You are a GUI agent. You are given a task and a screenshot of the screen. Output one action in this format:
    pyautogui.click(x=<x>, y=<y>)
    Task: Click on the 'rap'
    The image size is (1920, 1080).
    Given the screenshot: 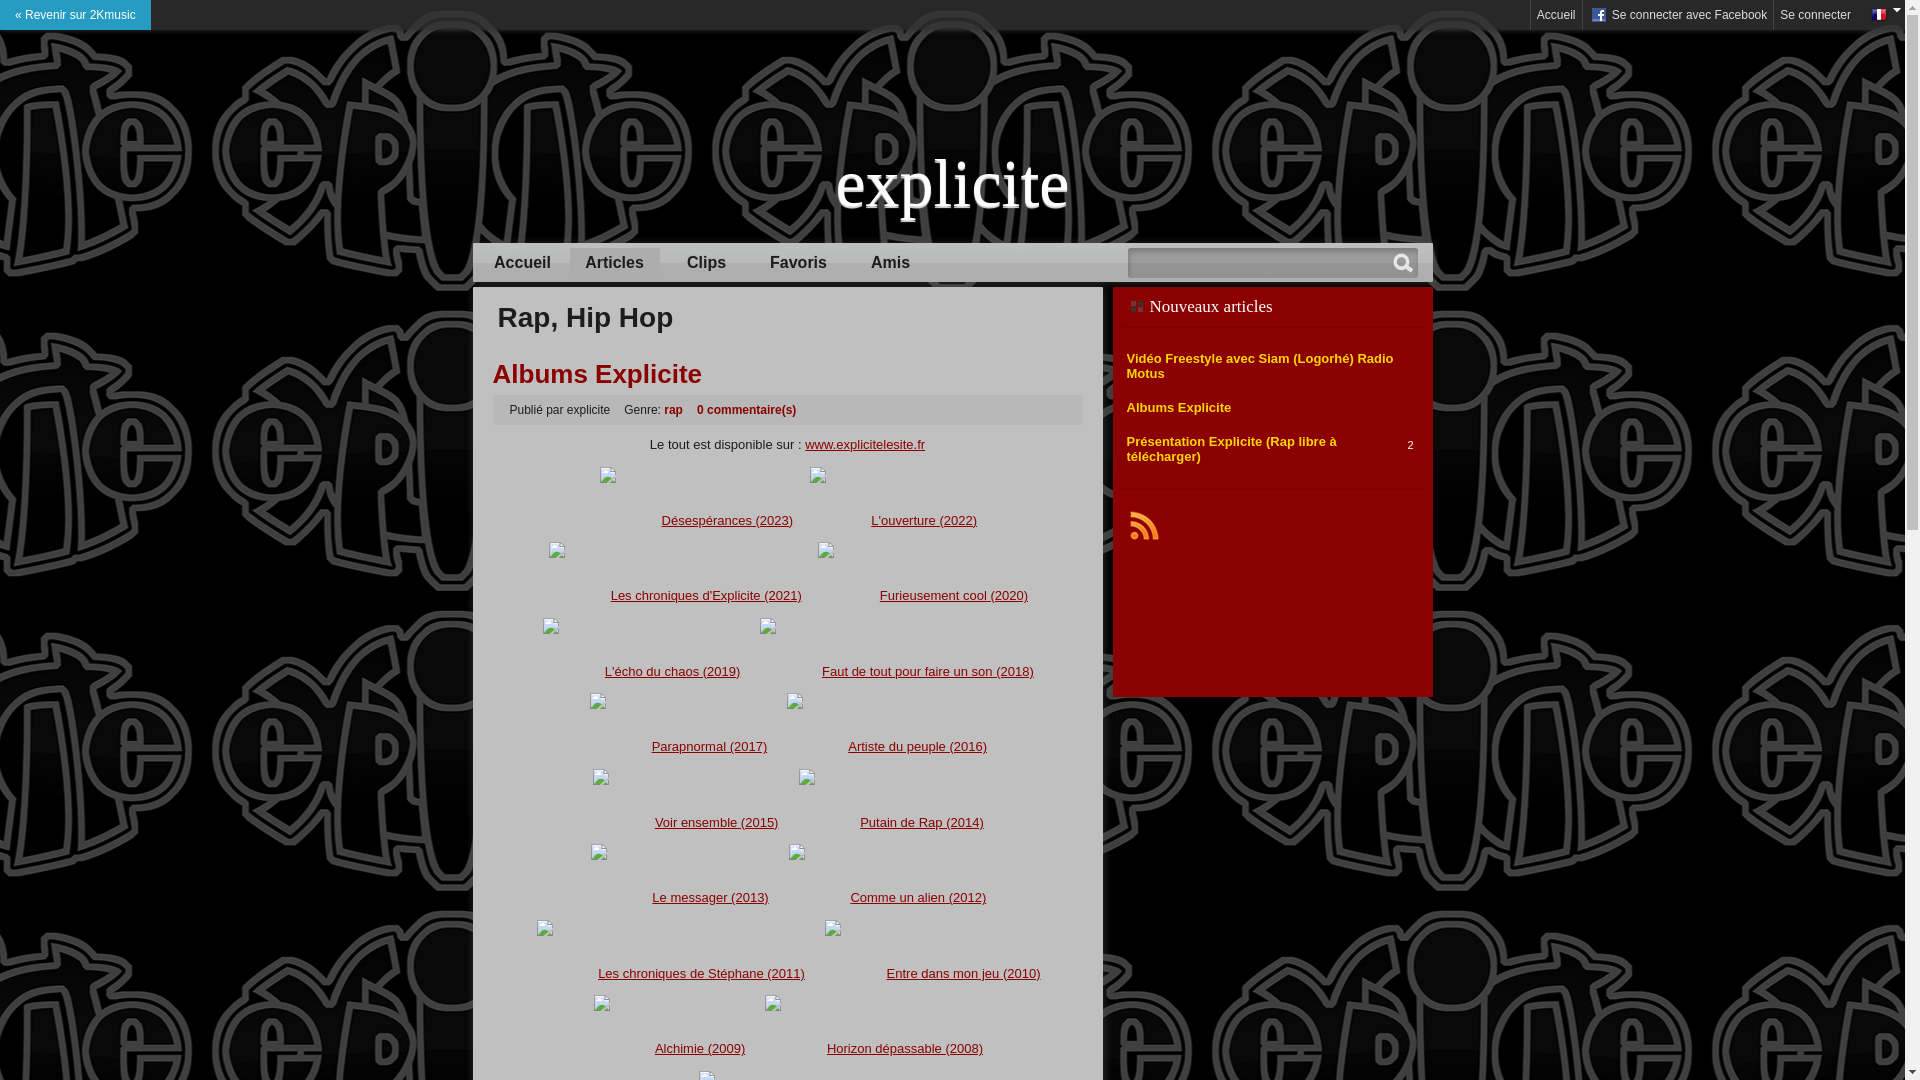 What is the action you would take?
    pyautogui.click(x=673, y=408)
    